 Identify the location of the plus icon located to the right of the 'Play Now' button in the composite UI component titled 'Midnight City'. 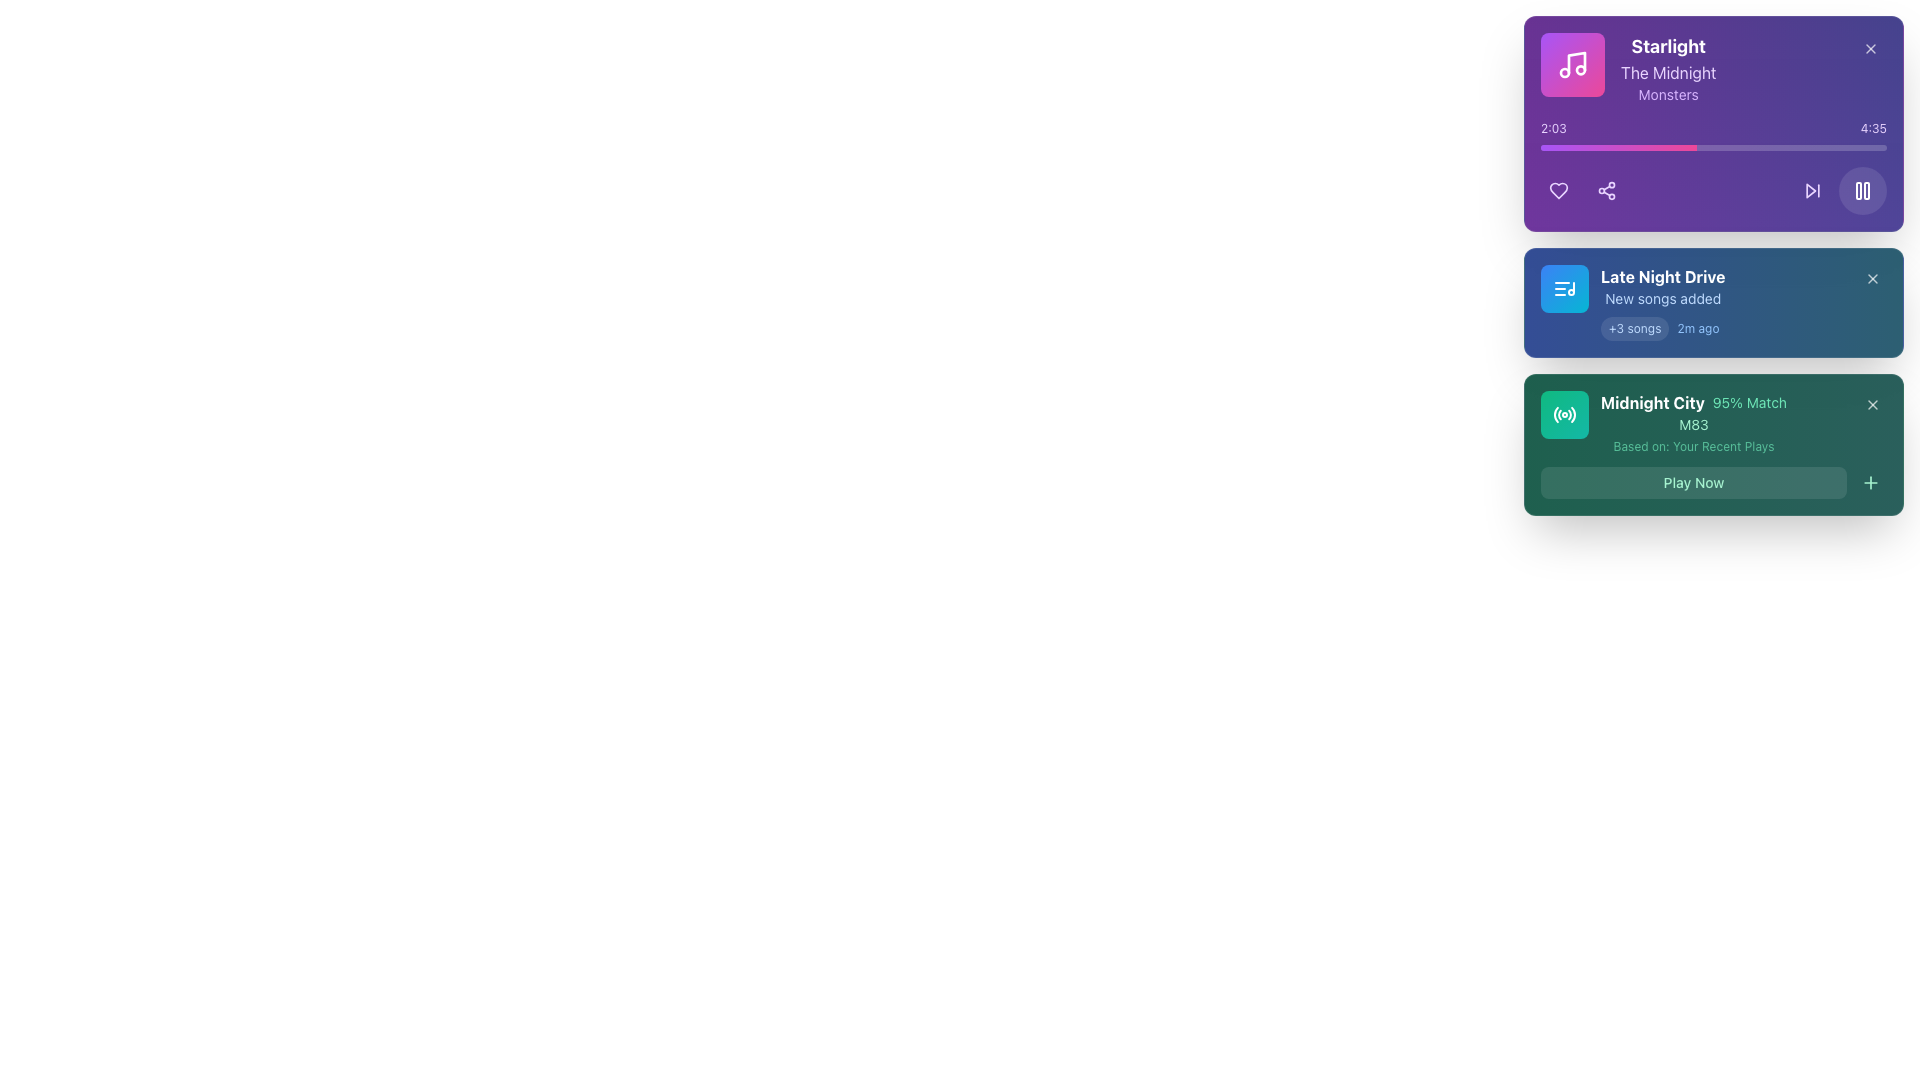
(1712, 443).